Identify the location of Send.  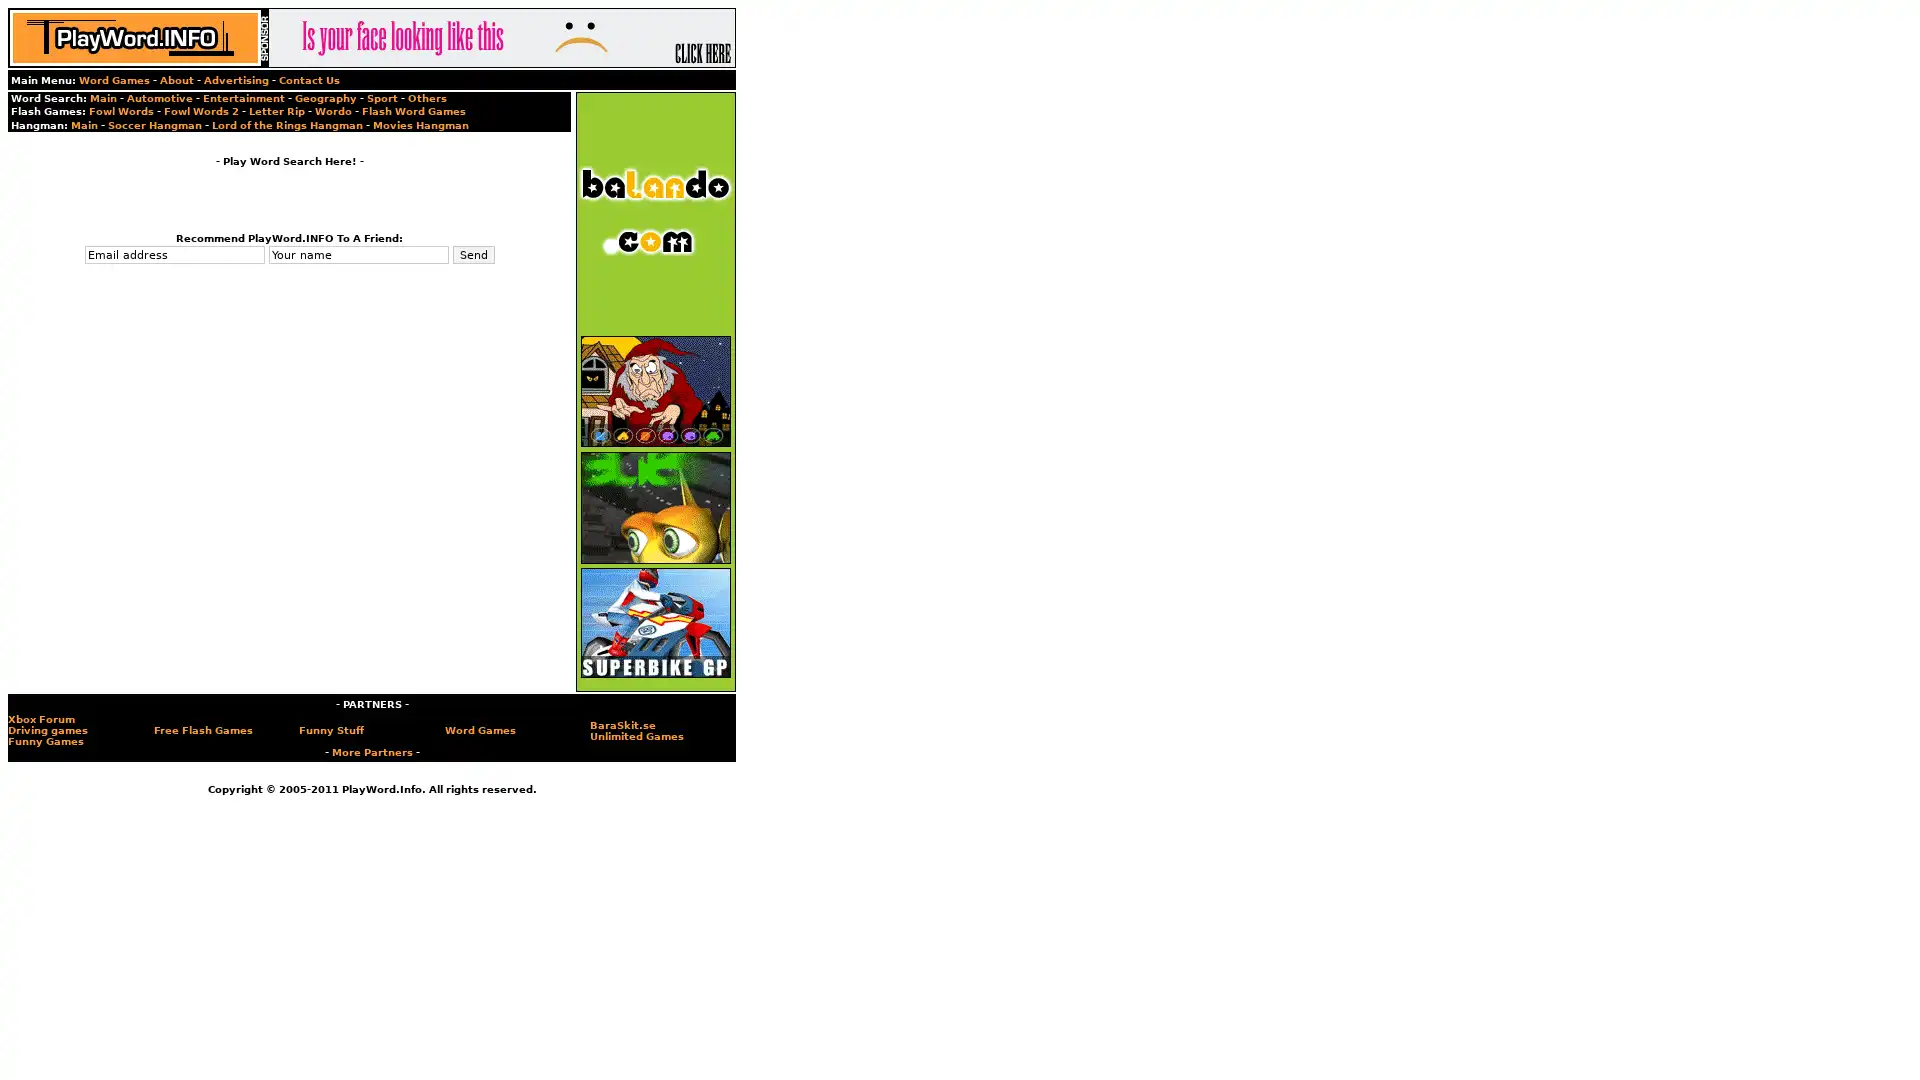
(472, 253).